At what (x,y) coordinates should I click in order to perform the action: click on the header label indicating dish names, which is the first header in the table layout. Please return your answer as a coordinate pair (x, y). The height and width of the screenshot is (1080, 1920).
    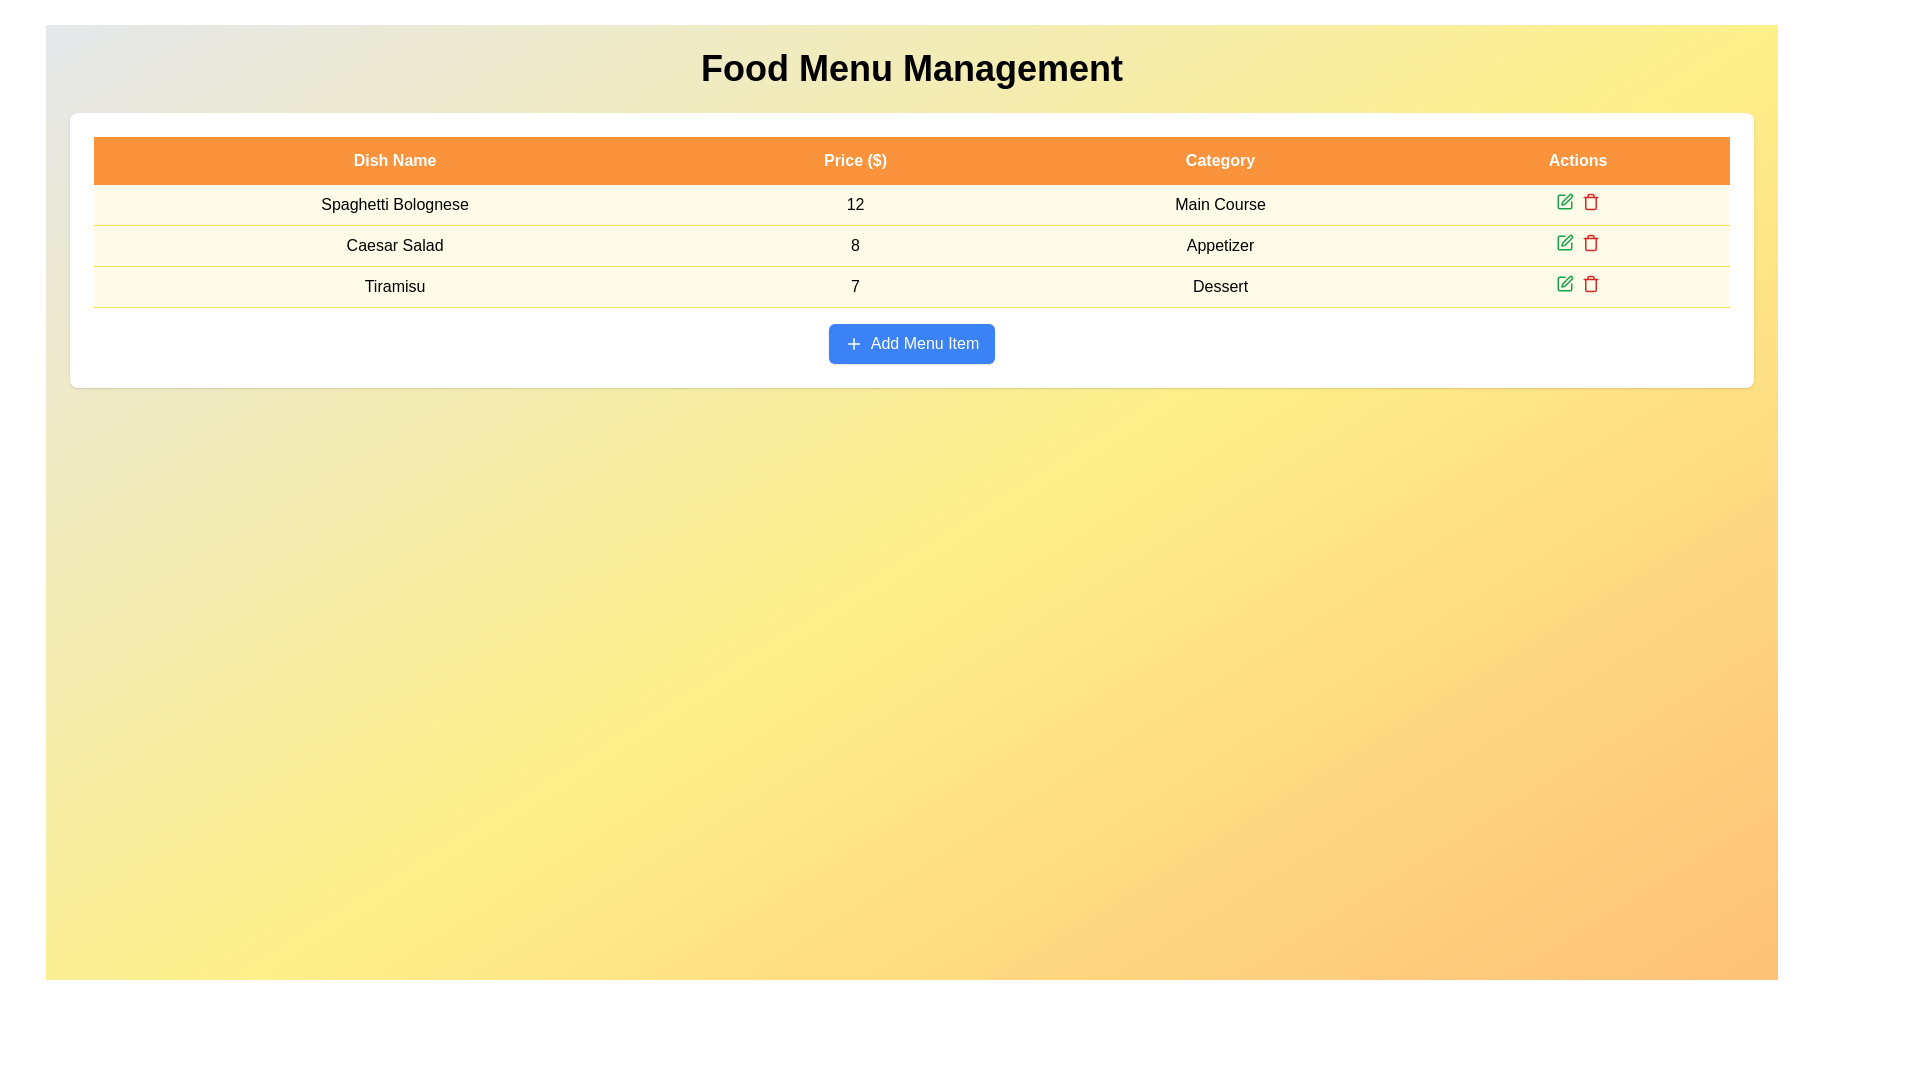
    Looking at the image, I should click on (395, 160).